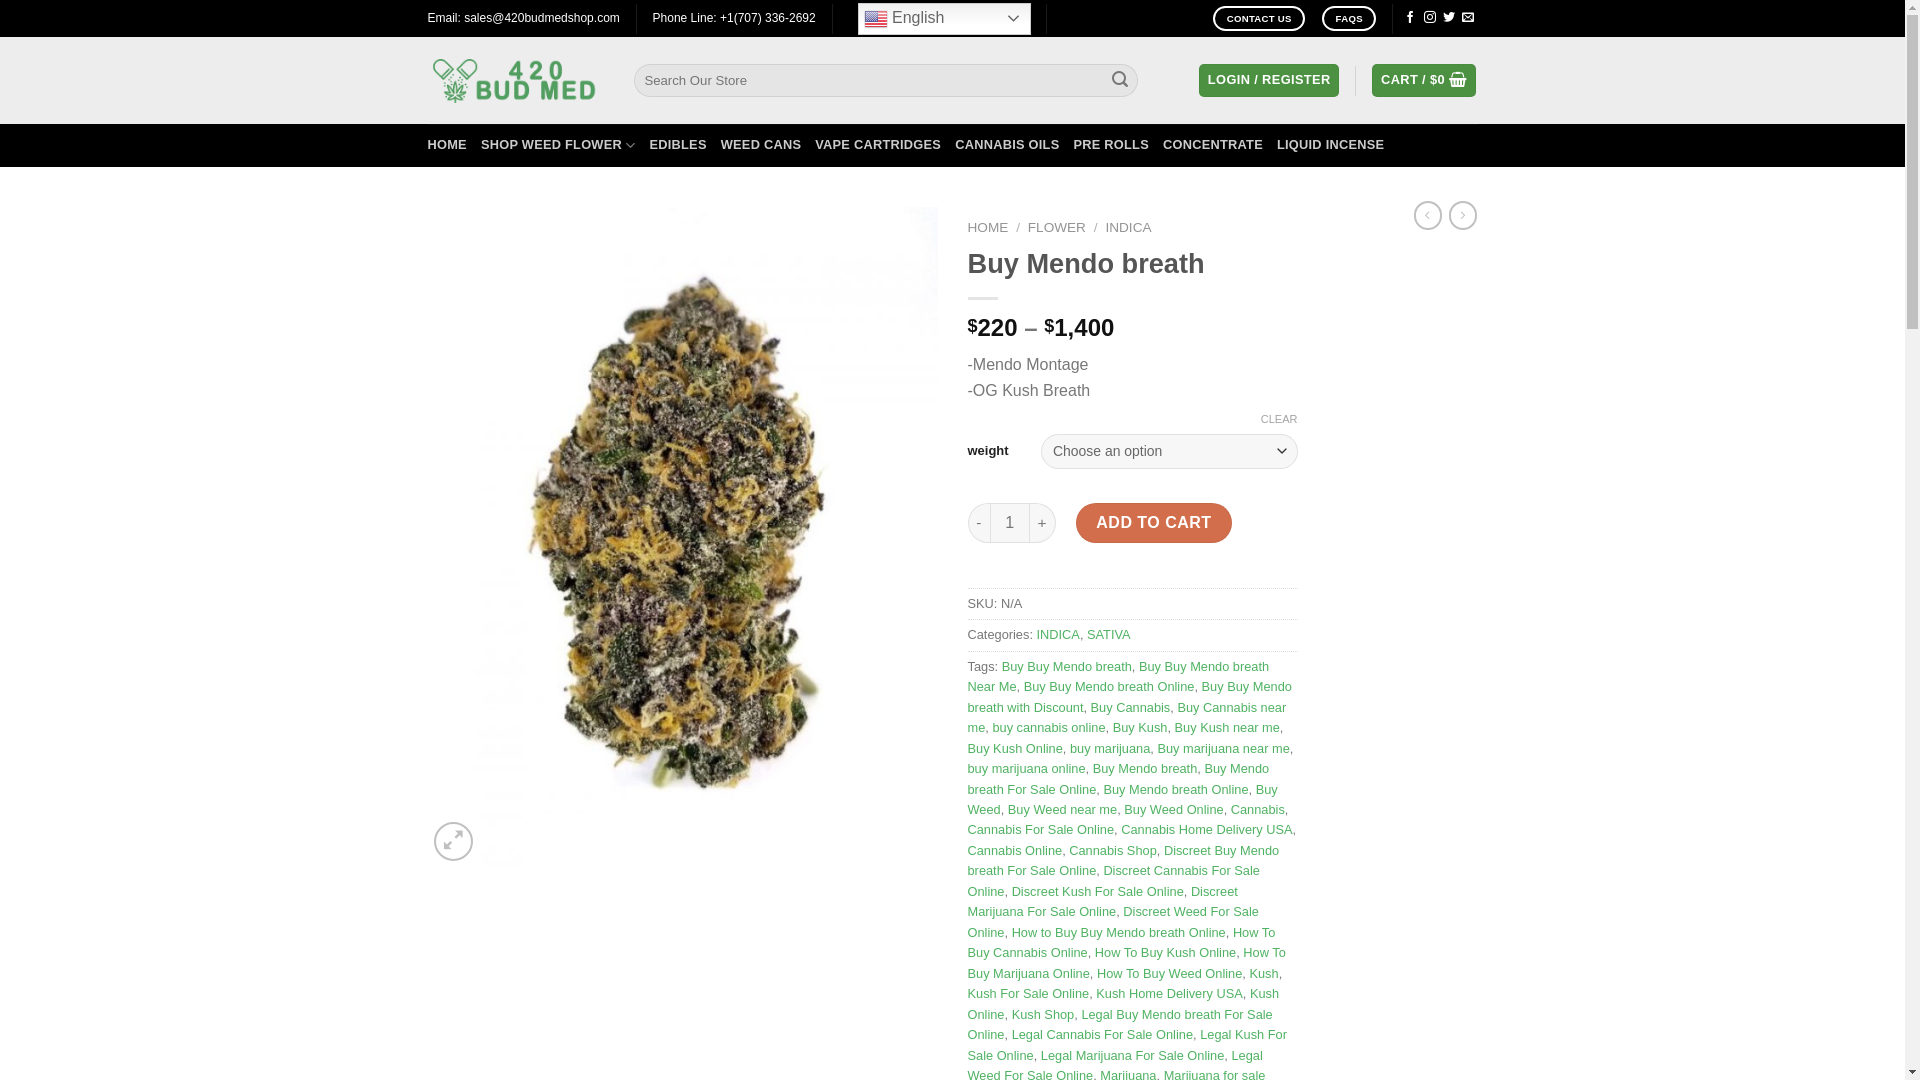 Image resolution: width=1920 pixels, height=1080 pixels. I want to click on 'VAPE CARTRIDGES', so click(815, 144).